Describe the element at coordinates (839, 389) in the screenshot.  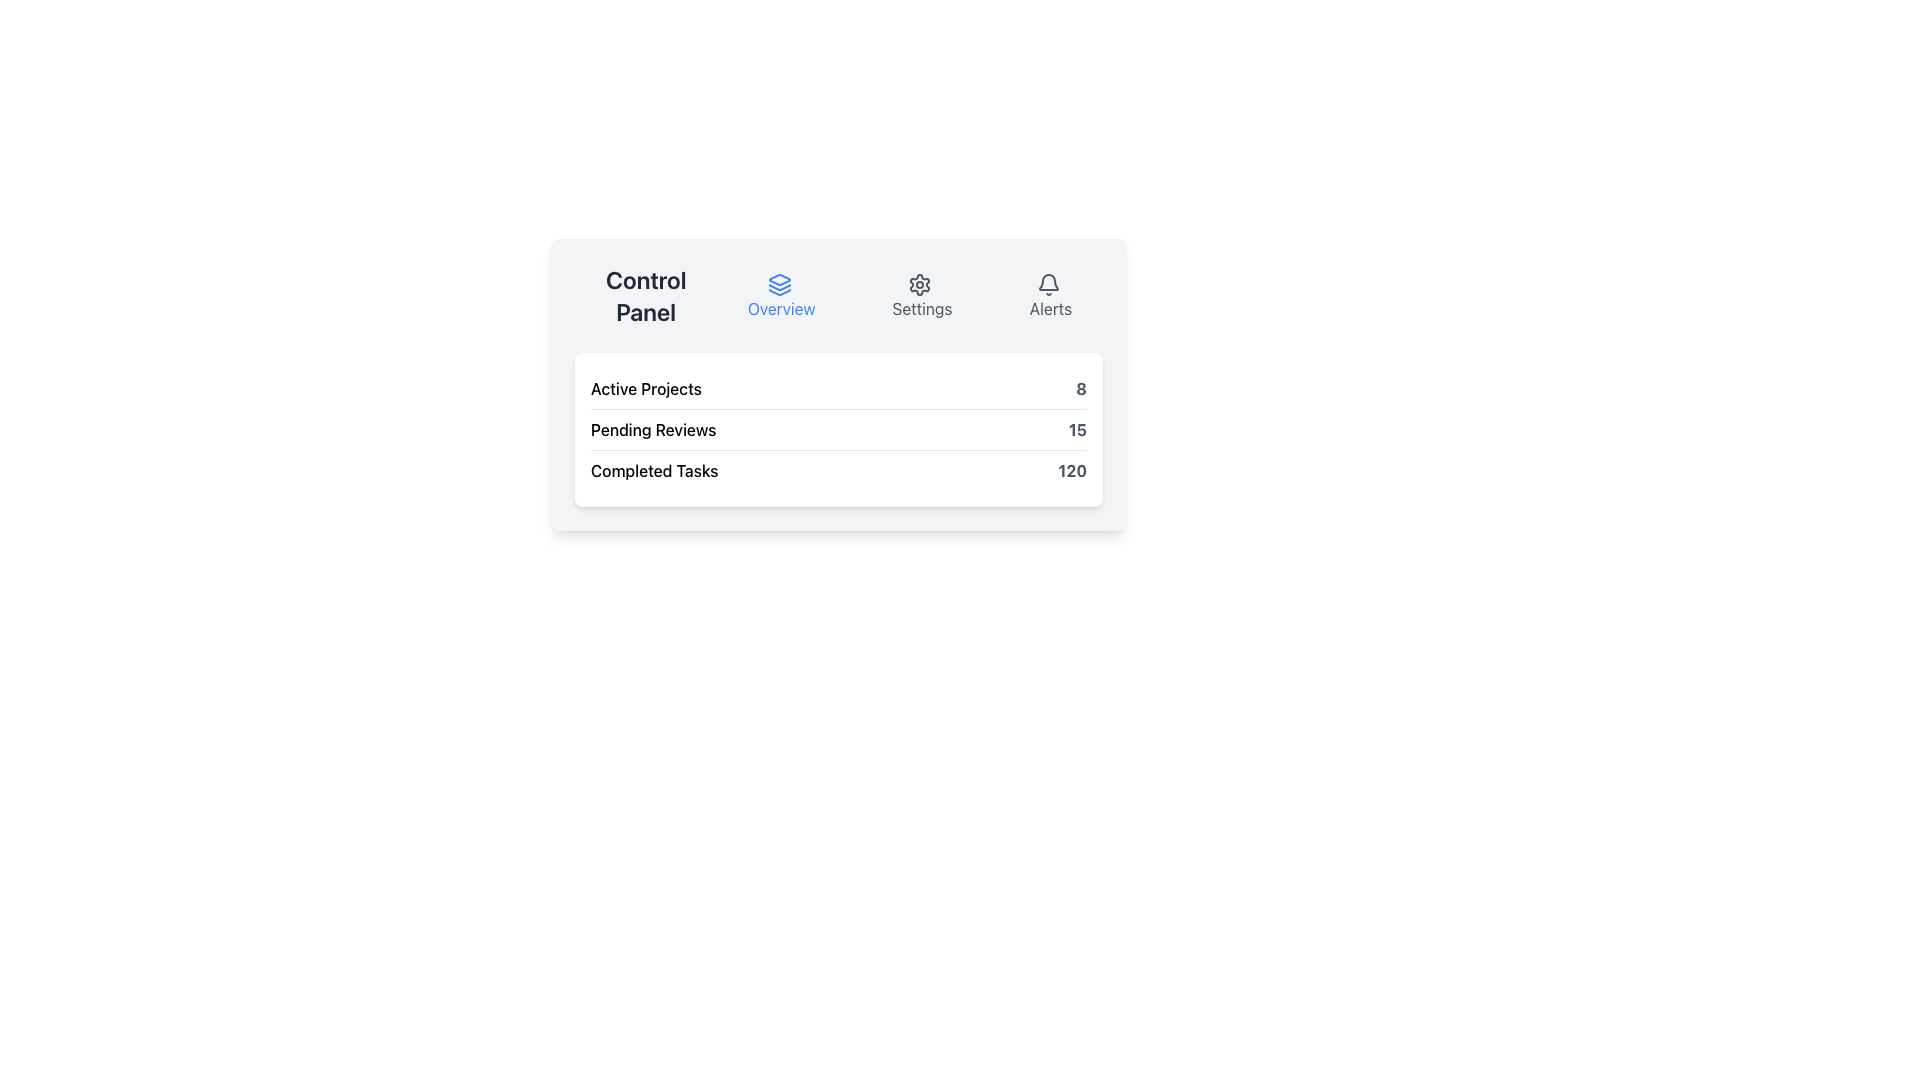
I see `Label with numerical indicator that shows the count of active projects, located in the Control Panel, for styling or data` at that location.